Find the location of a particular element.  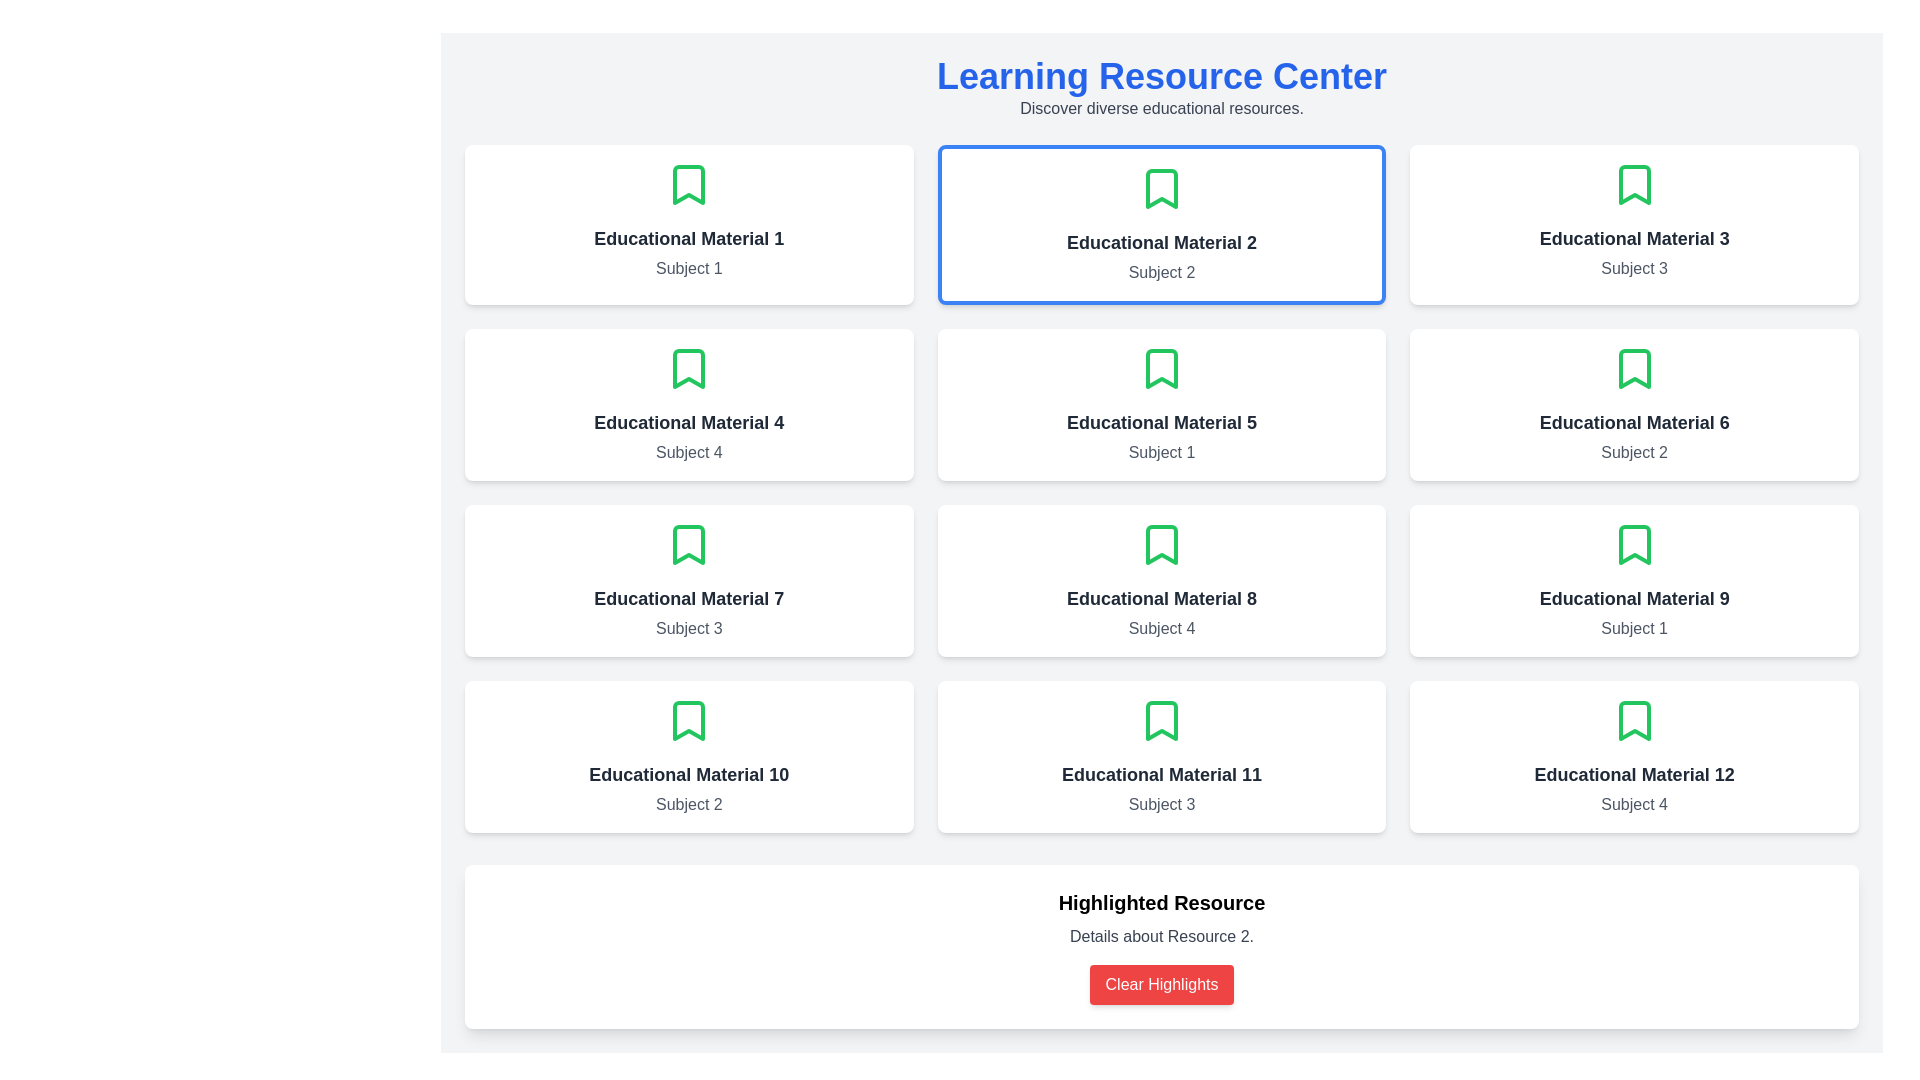

the green bookmark icon located at the top-center of the 'Educational Material 5' card, which is in the second row and fourth column of the grid layout is located at coordinates (1161, 369).